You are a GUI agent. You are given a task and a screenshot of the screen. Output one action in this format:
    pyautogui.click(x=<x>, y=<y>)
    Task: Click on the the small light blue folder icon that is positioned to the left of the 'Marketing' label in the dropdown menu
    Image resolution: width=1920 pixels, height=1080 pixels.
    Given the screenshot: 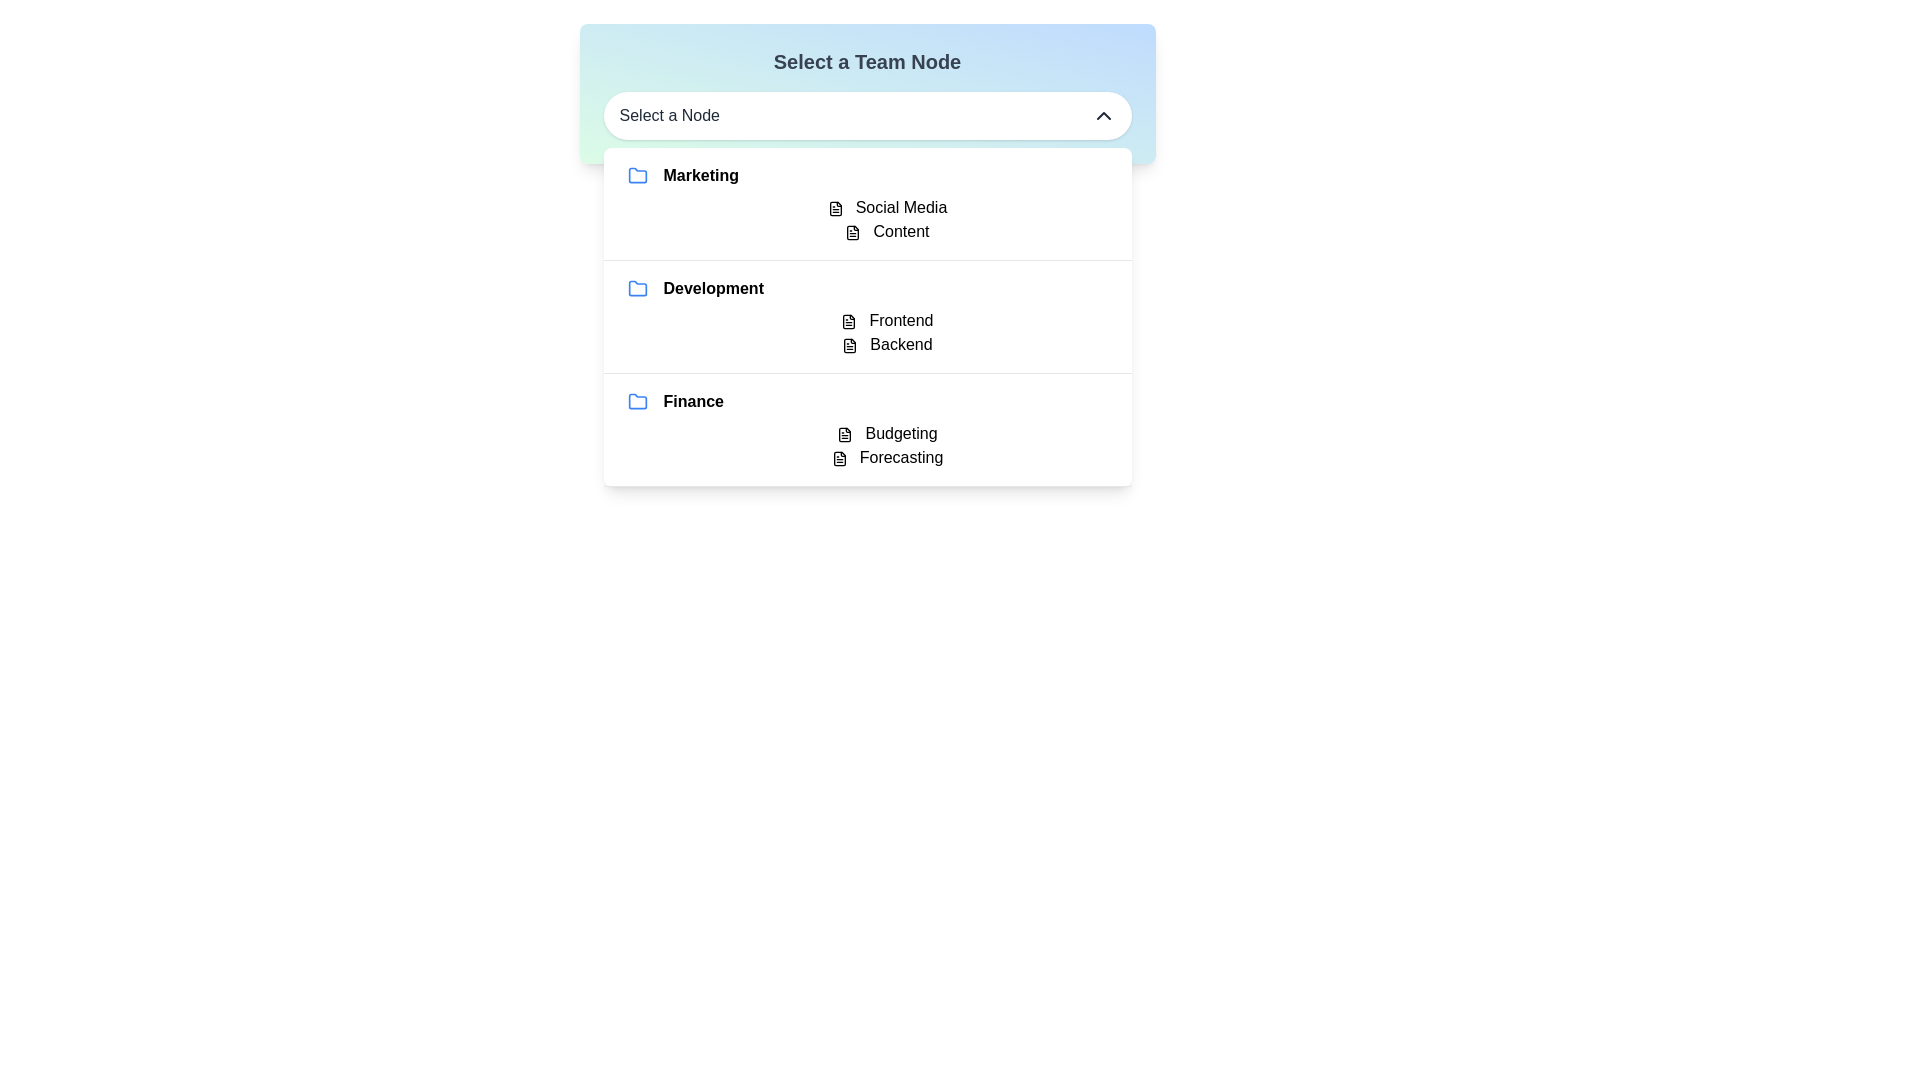 What is the action you would take?
    pyautogui.click(x=636, y=175)
    